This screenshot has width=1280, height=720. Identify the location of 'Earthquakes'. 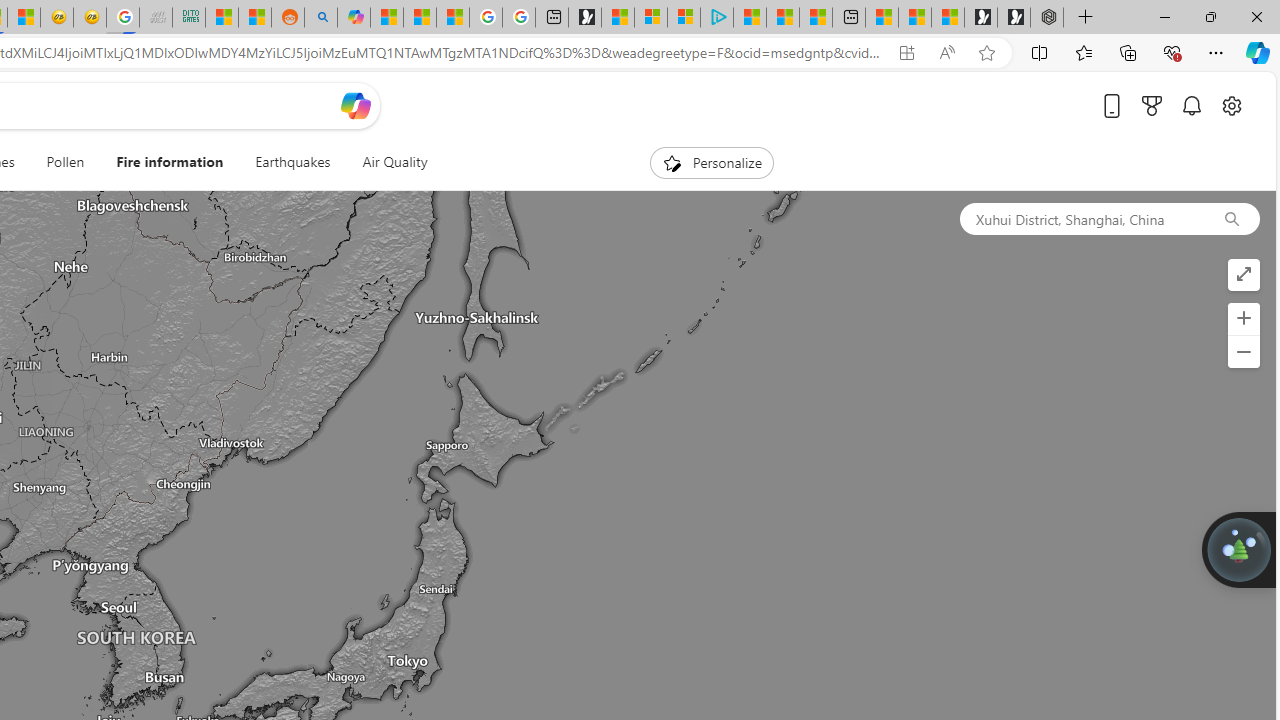
(292, 162).